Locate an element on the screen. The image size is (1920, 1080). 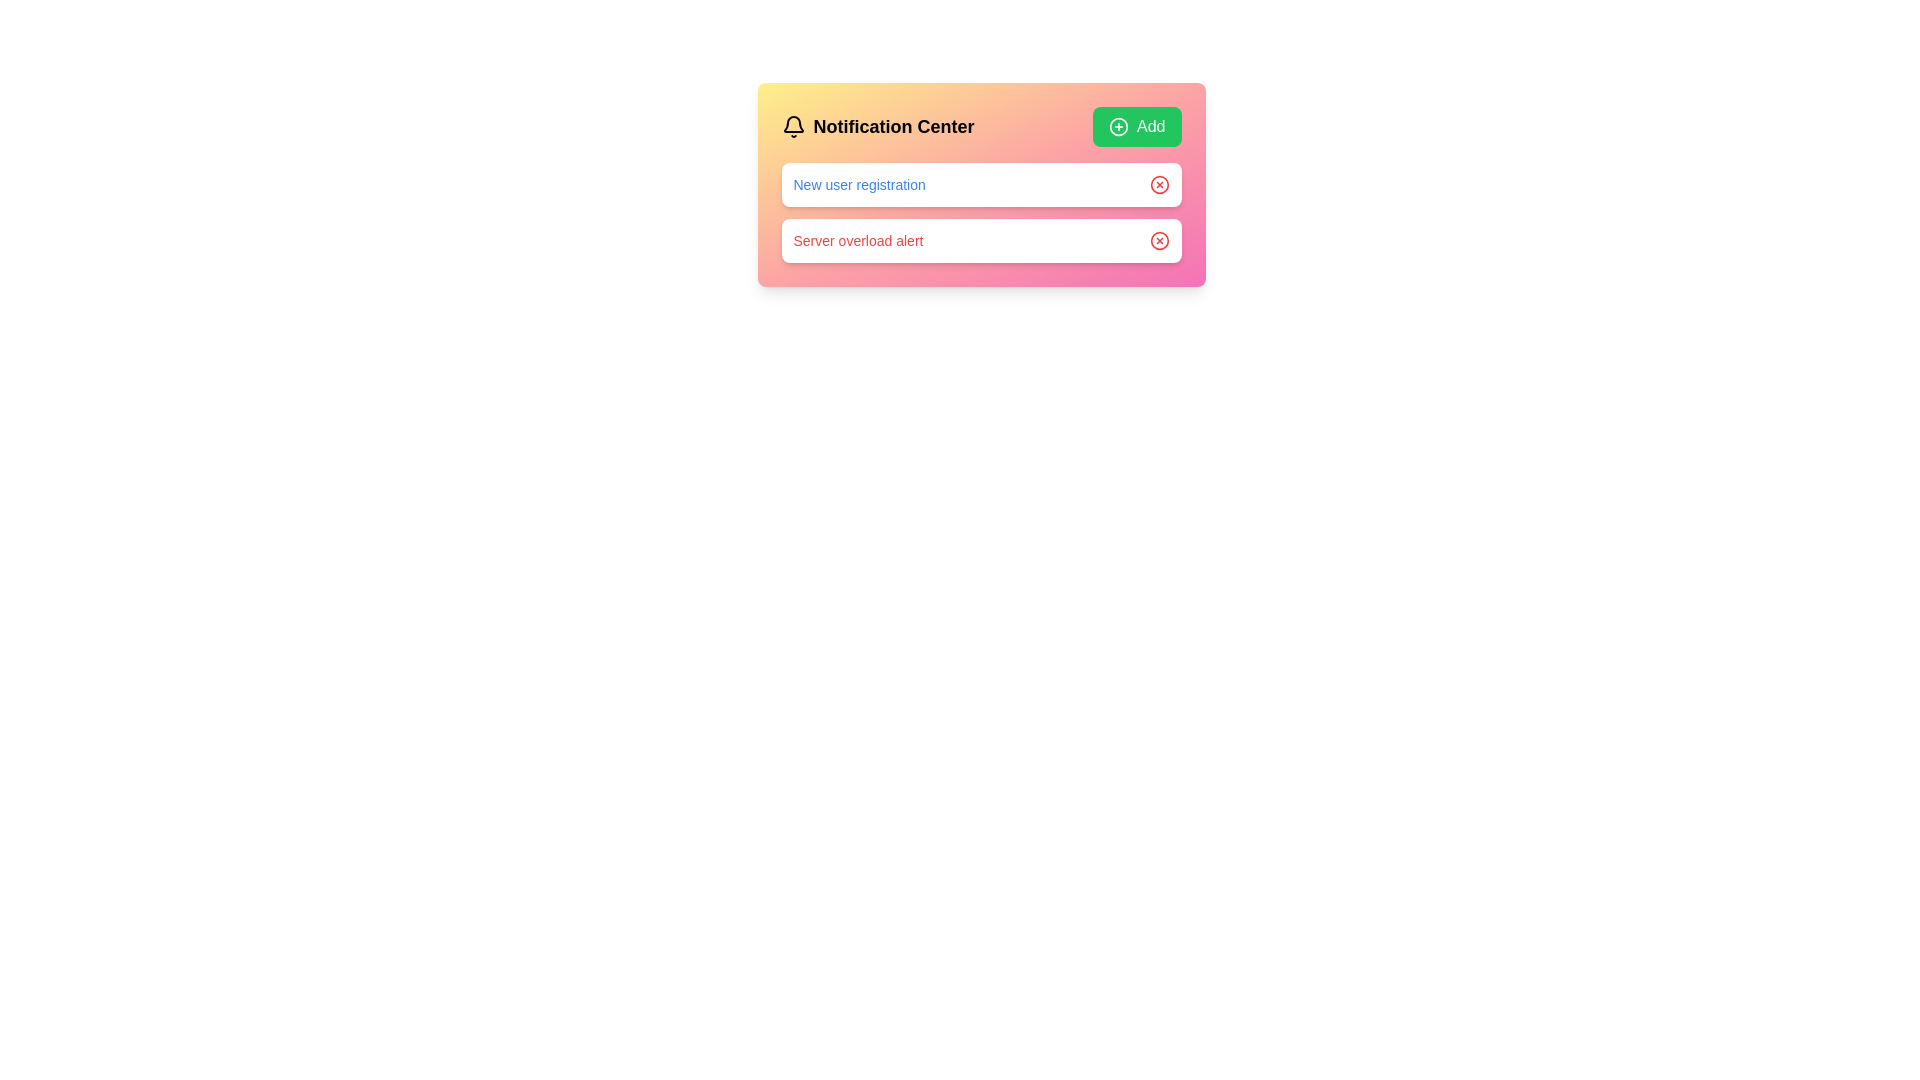
the 'New user registration' notification item located in the fixed notification panel is located at coordinates (981, 185).